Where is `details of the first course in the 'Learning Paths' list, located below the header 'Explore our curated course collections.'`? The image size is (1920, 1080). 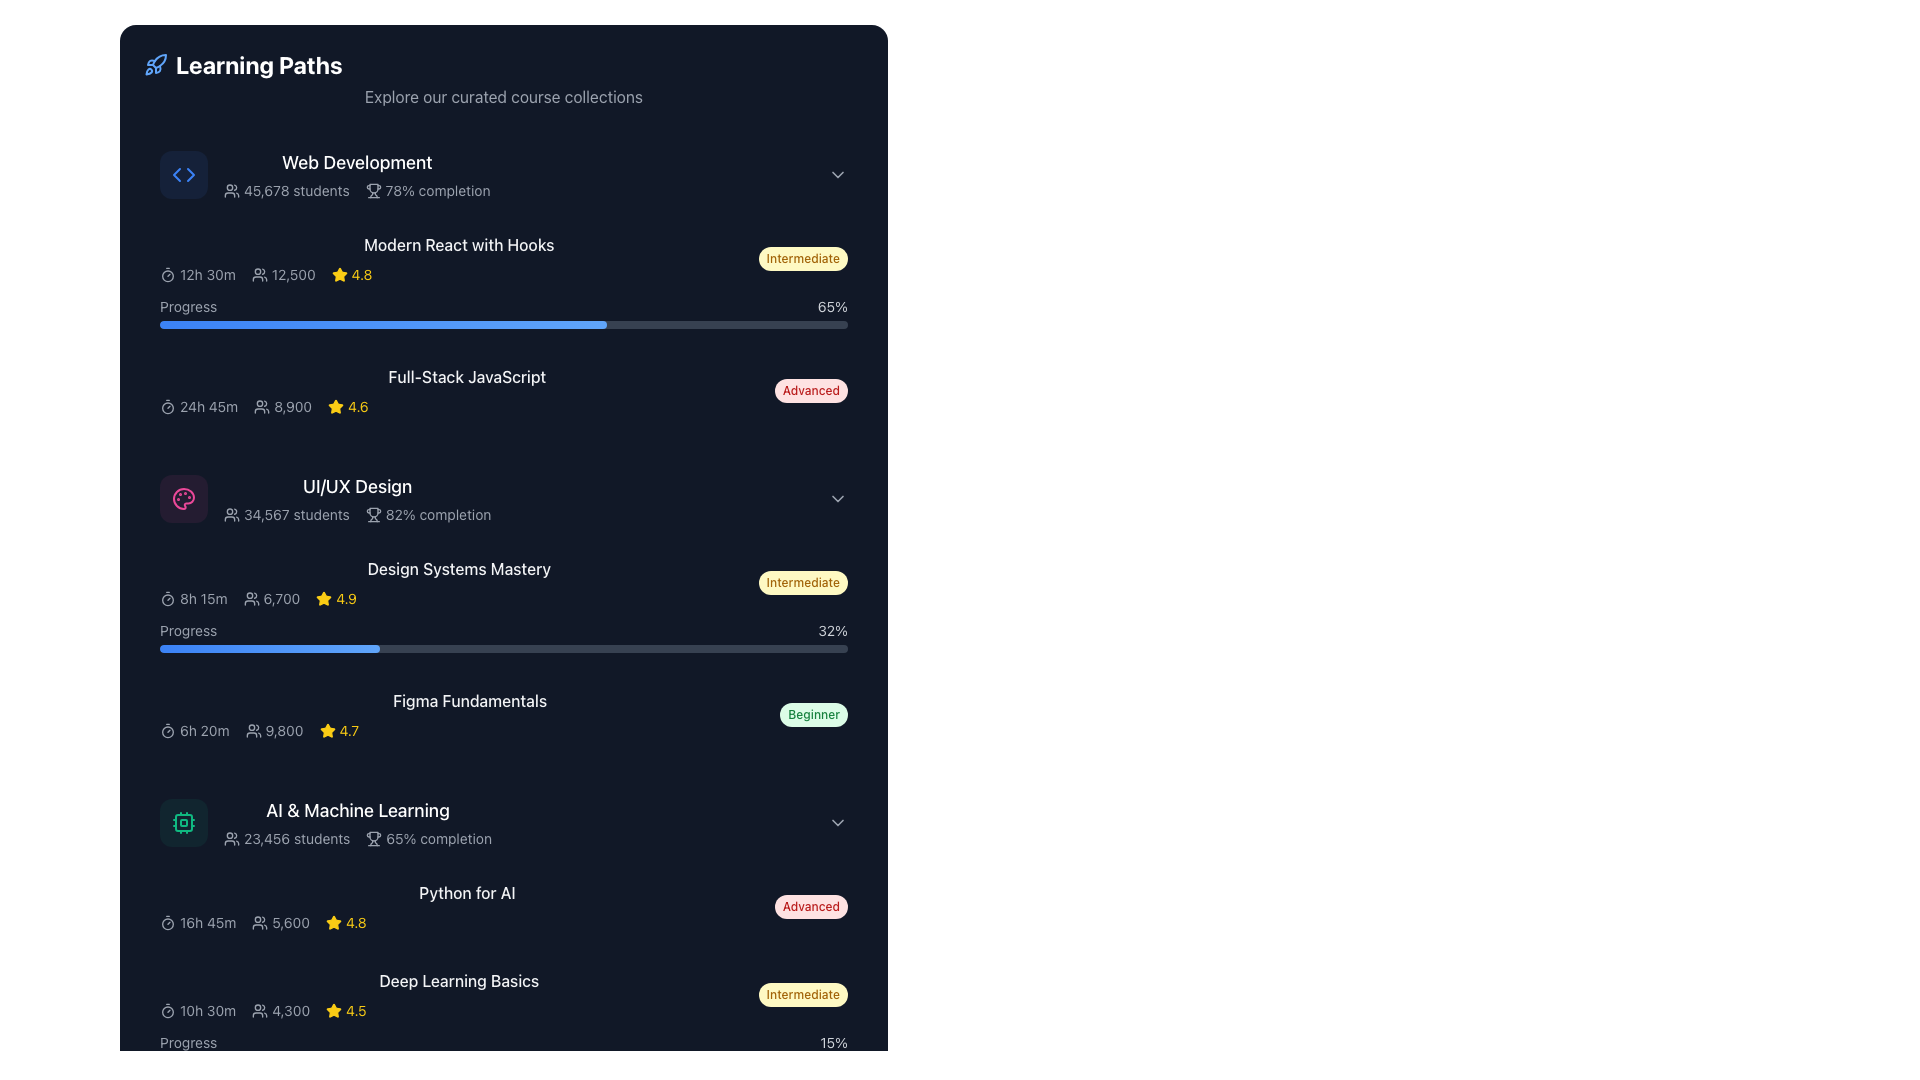 details of the first course in the 'Learning Paths' list, located below the header 'Explore our curated course collections.' is located at coordinates (357, 173).